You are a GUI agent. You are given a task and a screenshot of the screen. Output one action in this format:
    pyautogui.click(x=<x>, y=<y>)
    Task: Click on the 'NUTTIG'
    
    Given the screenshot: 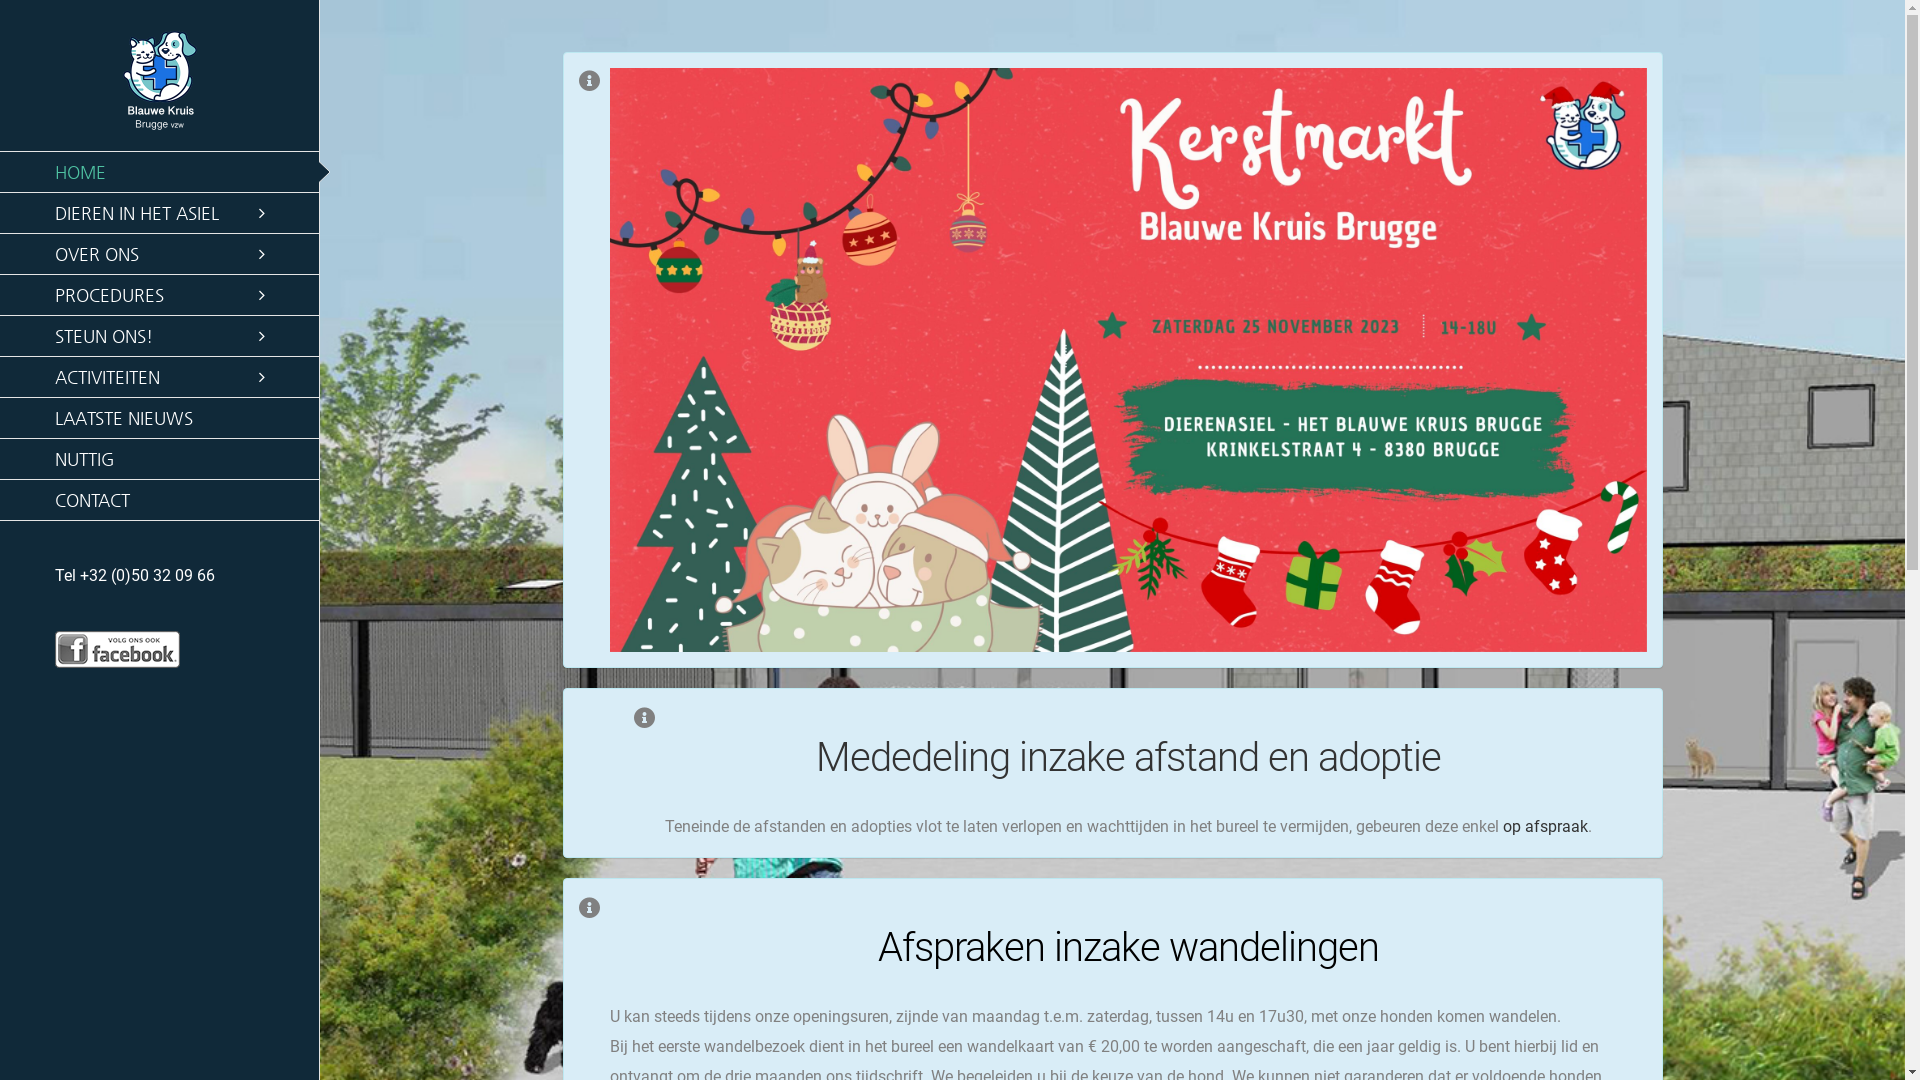 What is the action you would take?
    pyautogui.click(x=158, y=459)
    